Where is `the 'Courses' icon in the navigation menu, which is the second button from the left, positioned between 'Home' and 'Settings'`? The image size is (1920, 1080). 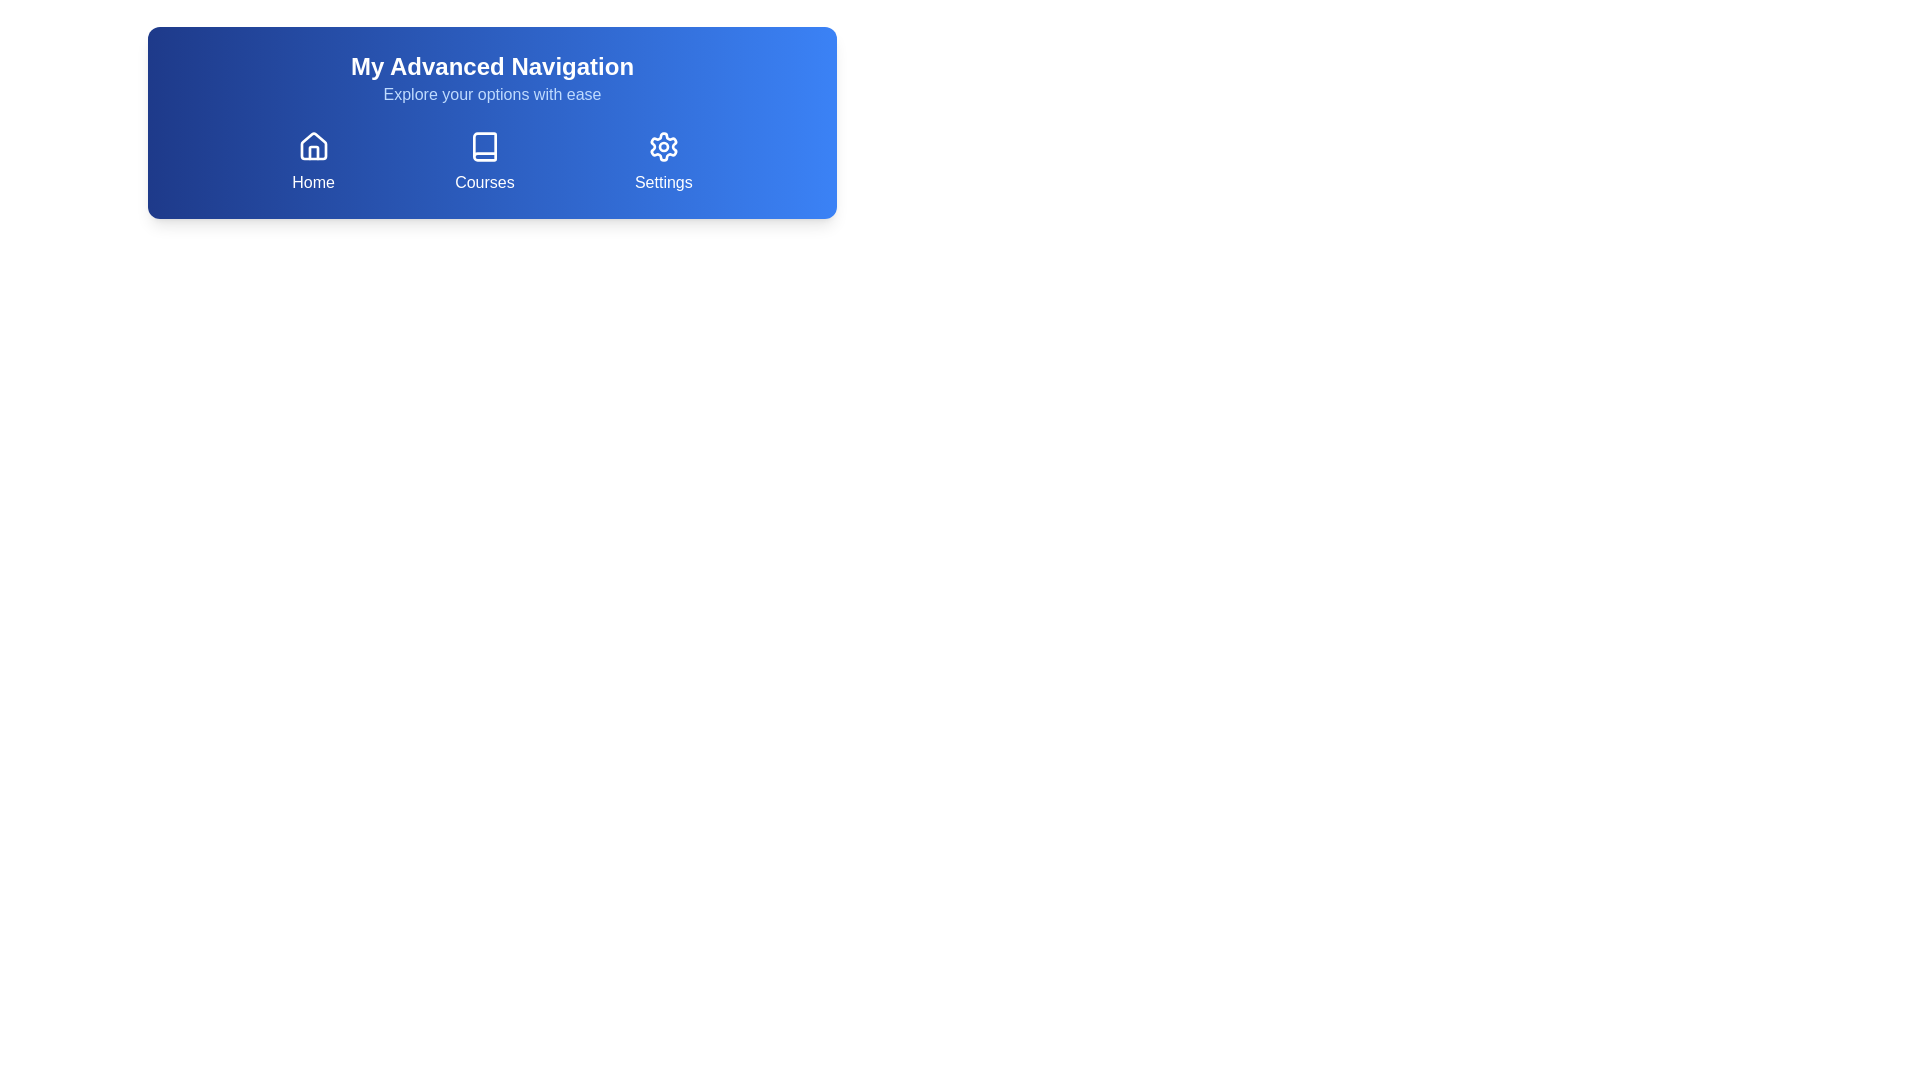
the 'Courses' icon in the navigation menu, which is the second button from the left, positioned between 'Home' and 'Settings' is located at coordinates (484, 145).